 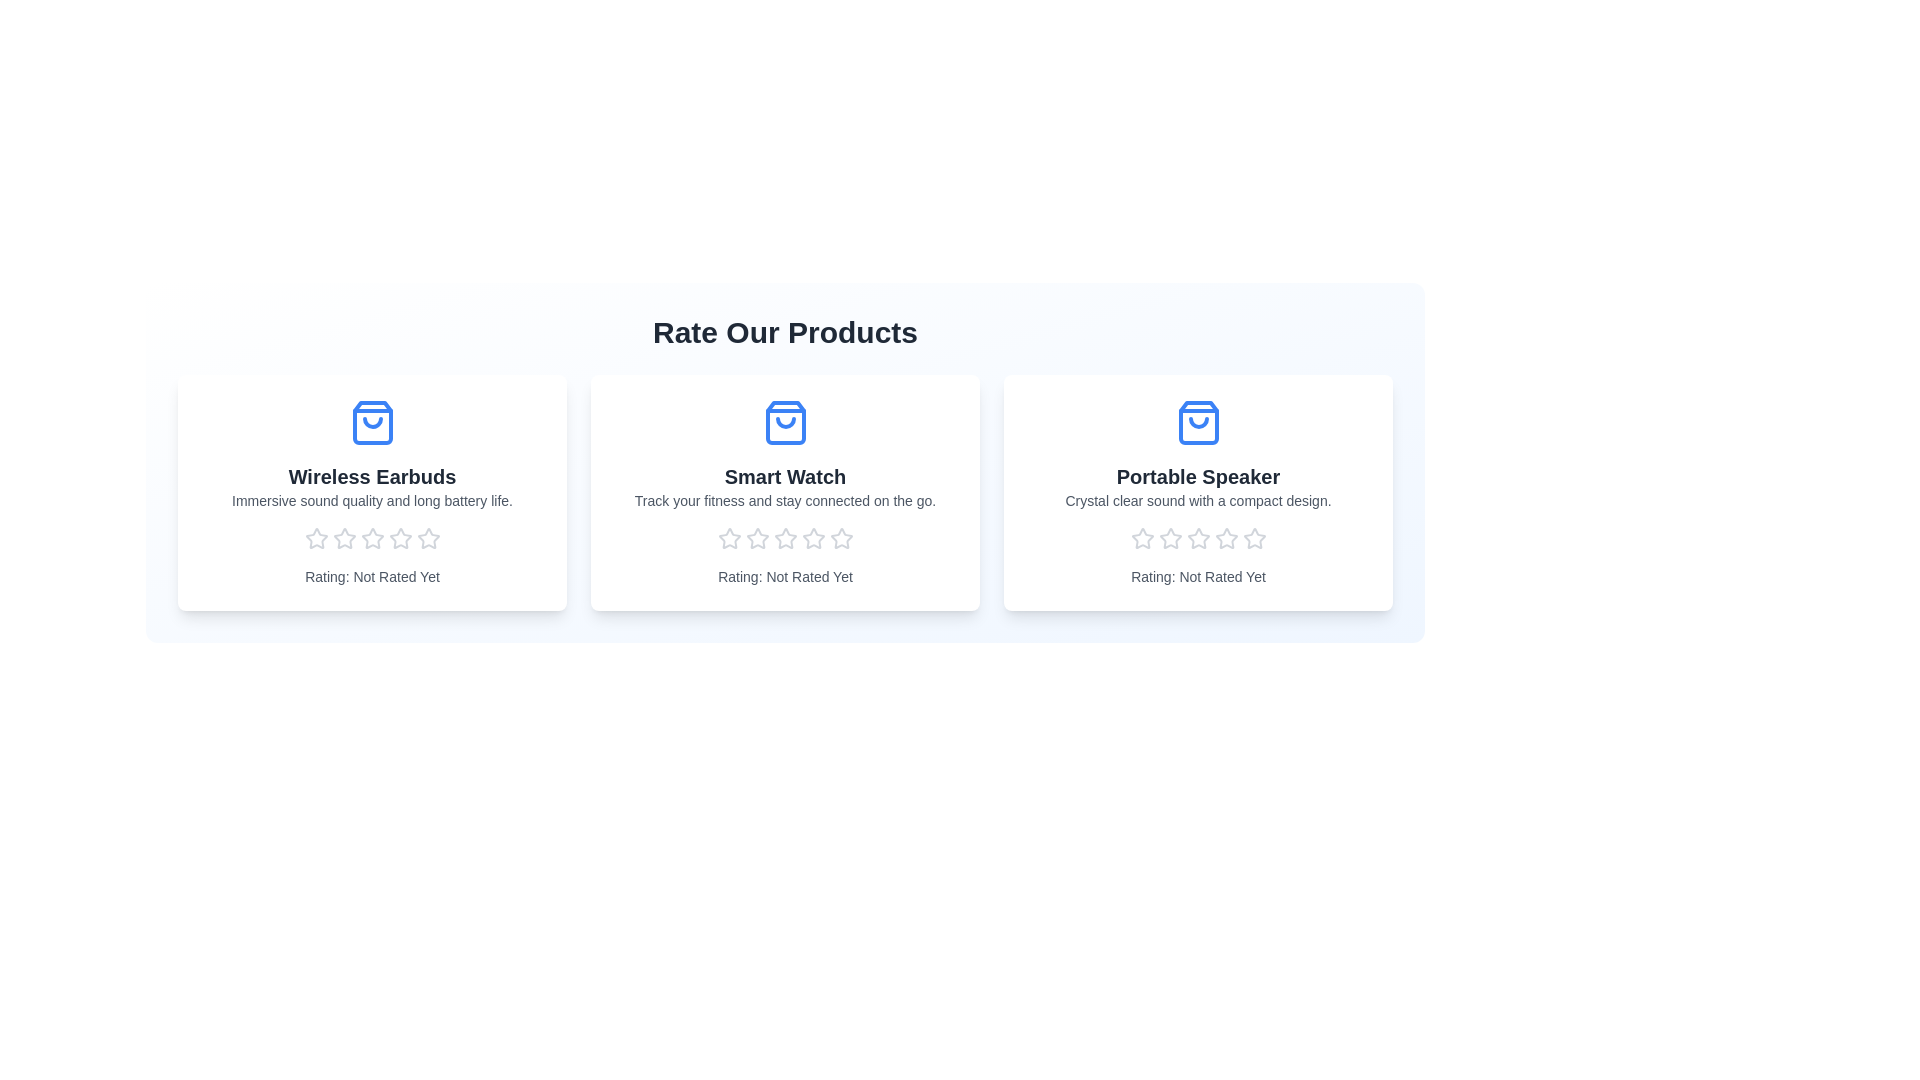 What do you see at coordinates (1198, 500) in the screenshot?
I see `the description of the product Portable Speaker` at bounding box center [1198, 500].